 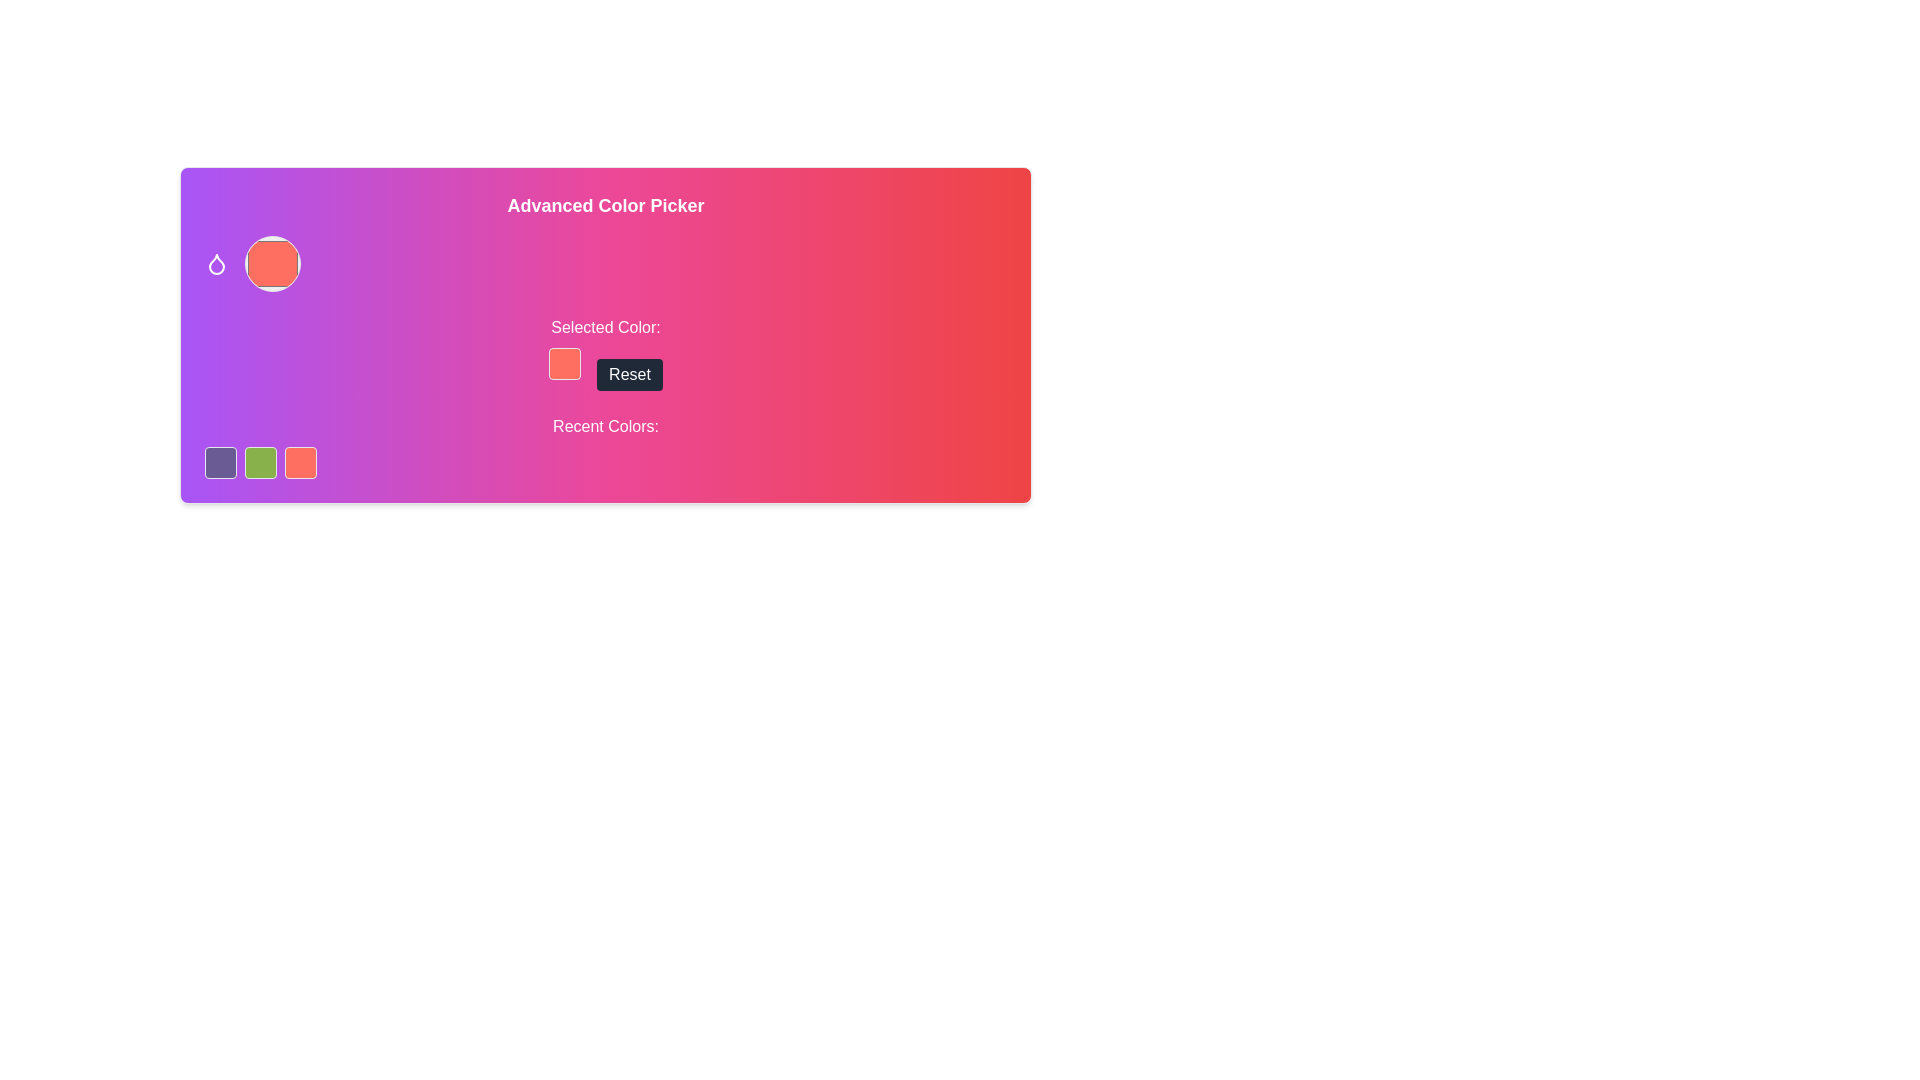 I want to click on the Text Label that identifies the section above the color preview and 'Reset' button, serving as a title for related actions, so click(x=604, y=326).